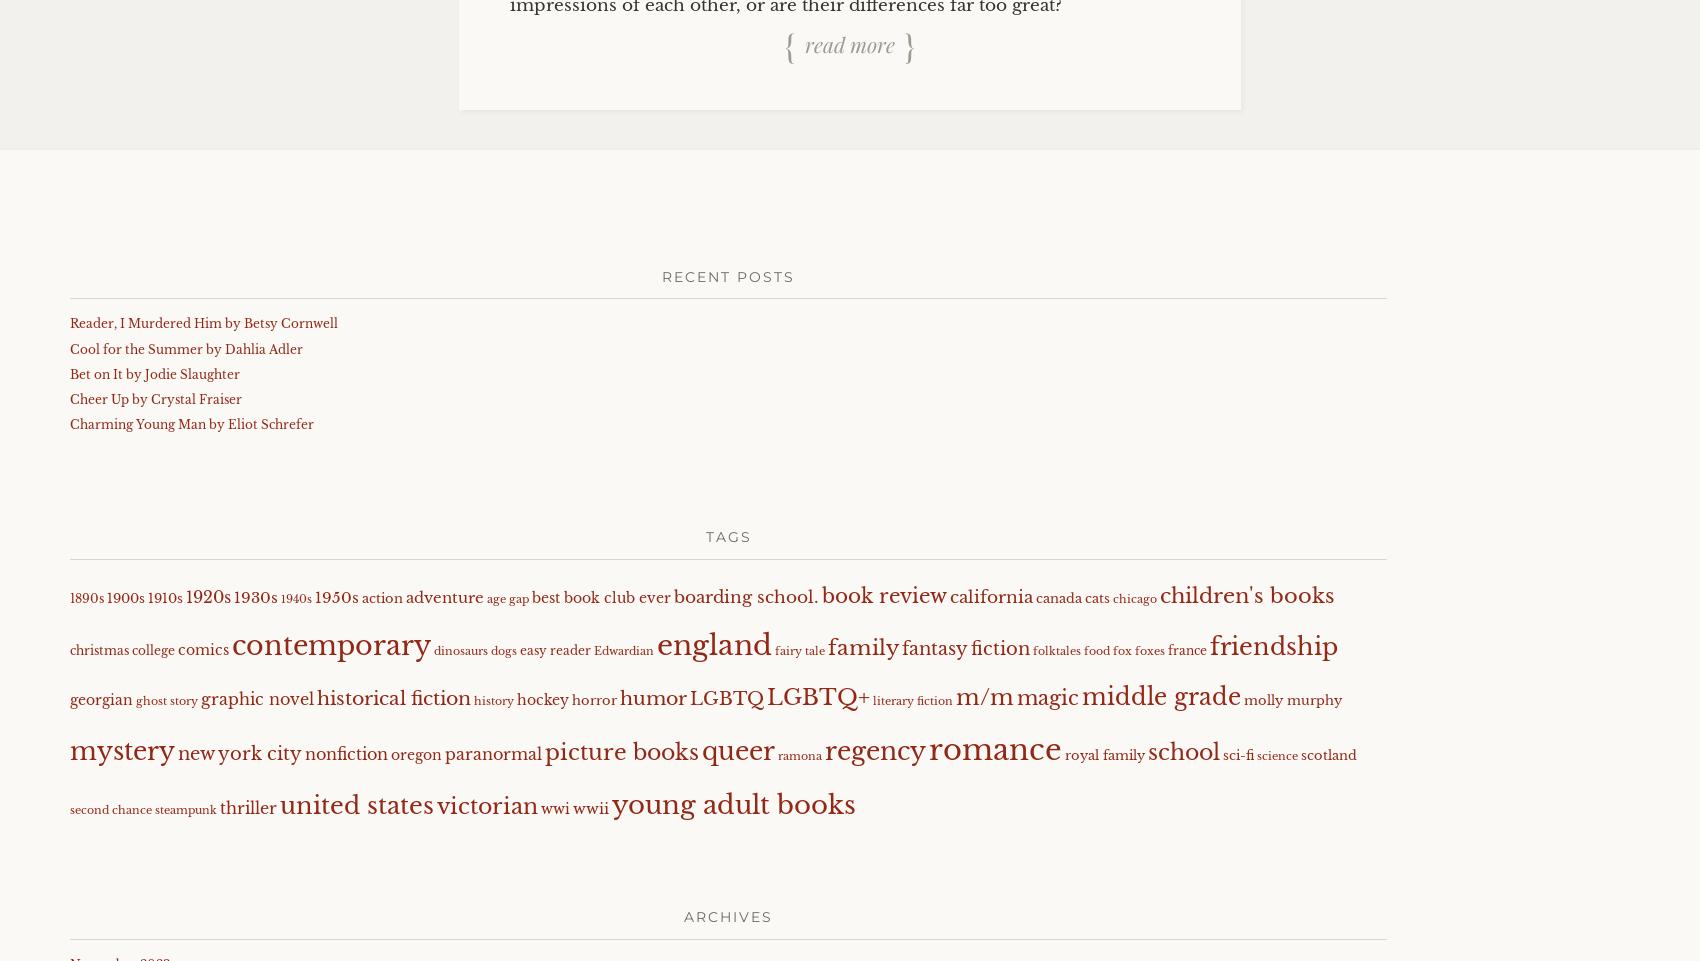 Image resolution: width=1700 pixels, height=961 pixels. Describe the element at coordinates (152, 648) in the screenshot. I see `'college'` at that location.